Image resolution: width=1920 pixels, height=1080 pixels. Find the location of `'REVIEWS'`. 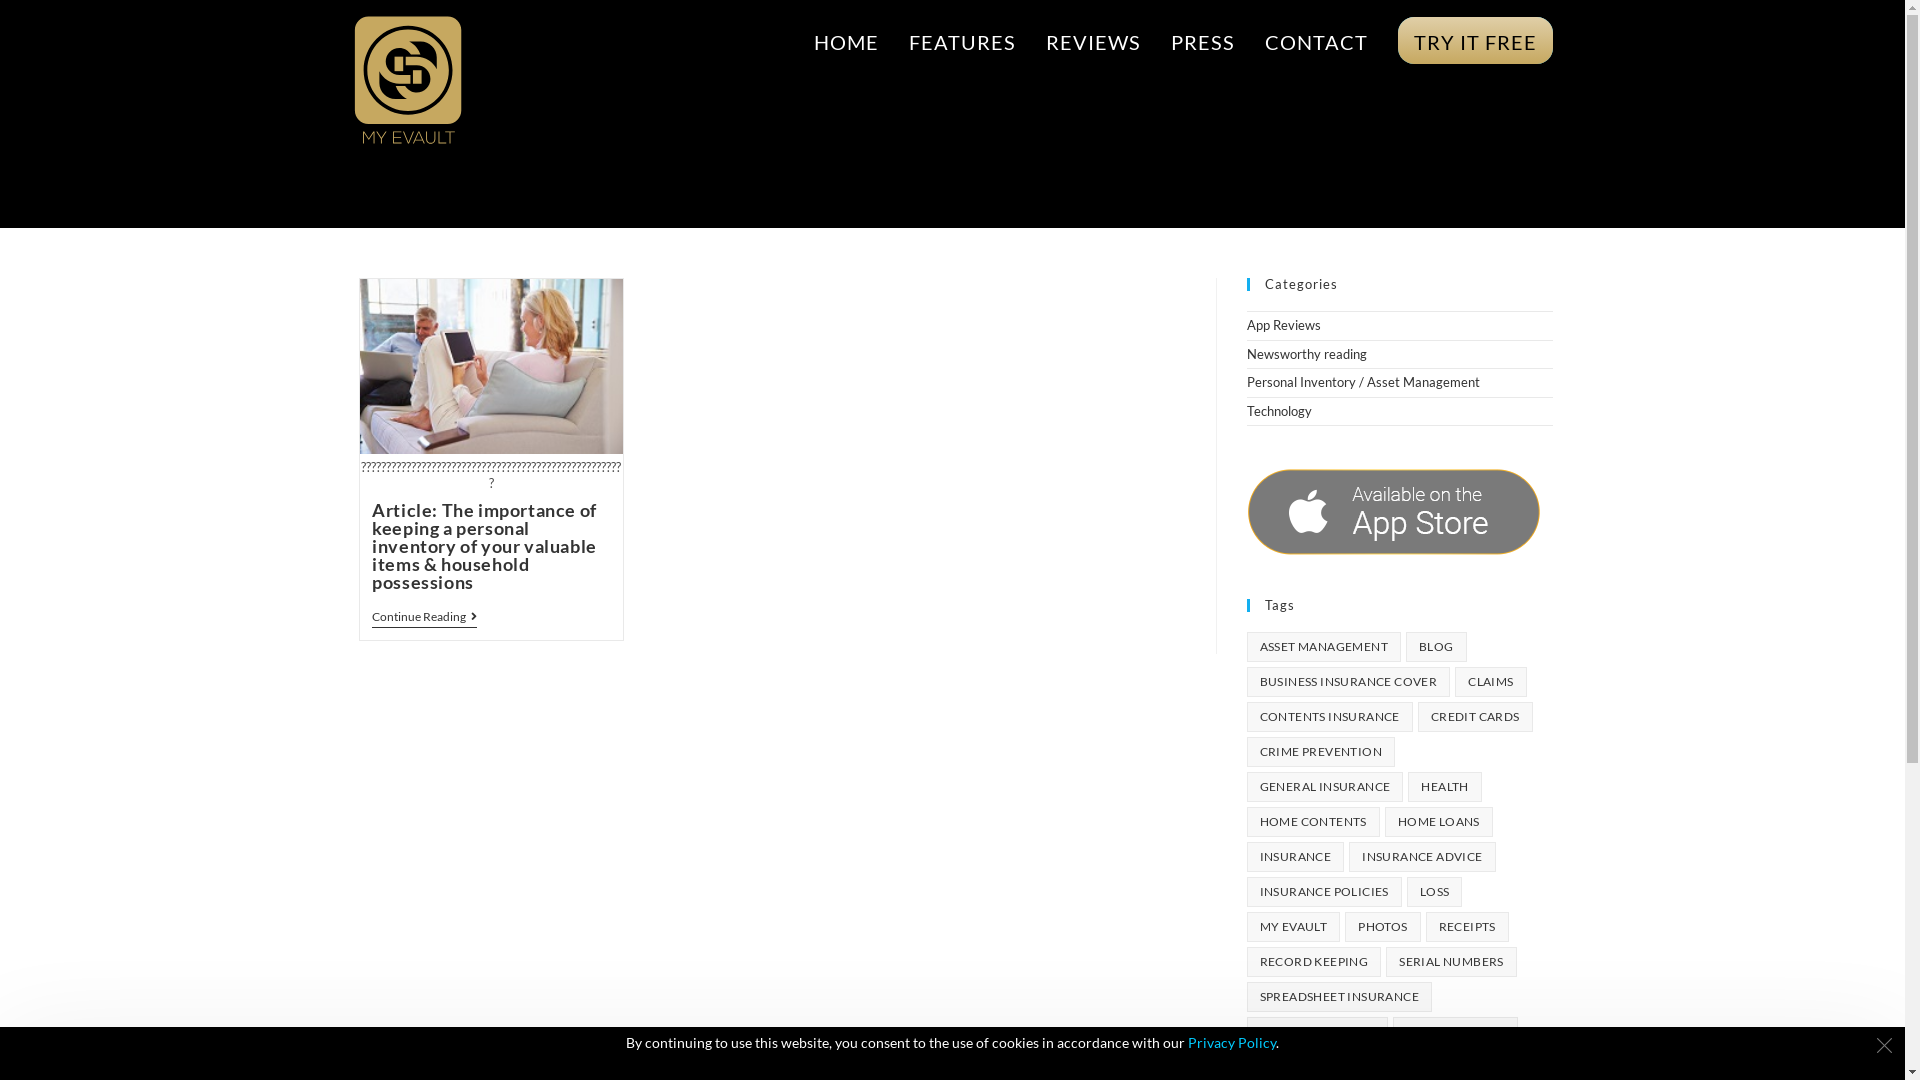

'REVIEWS' is located at coordinates (1030, 42).